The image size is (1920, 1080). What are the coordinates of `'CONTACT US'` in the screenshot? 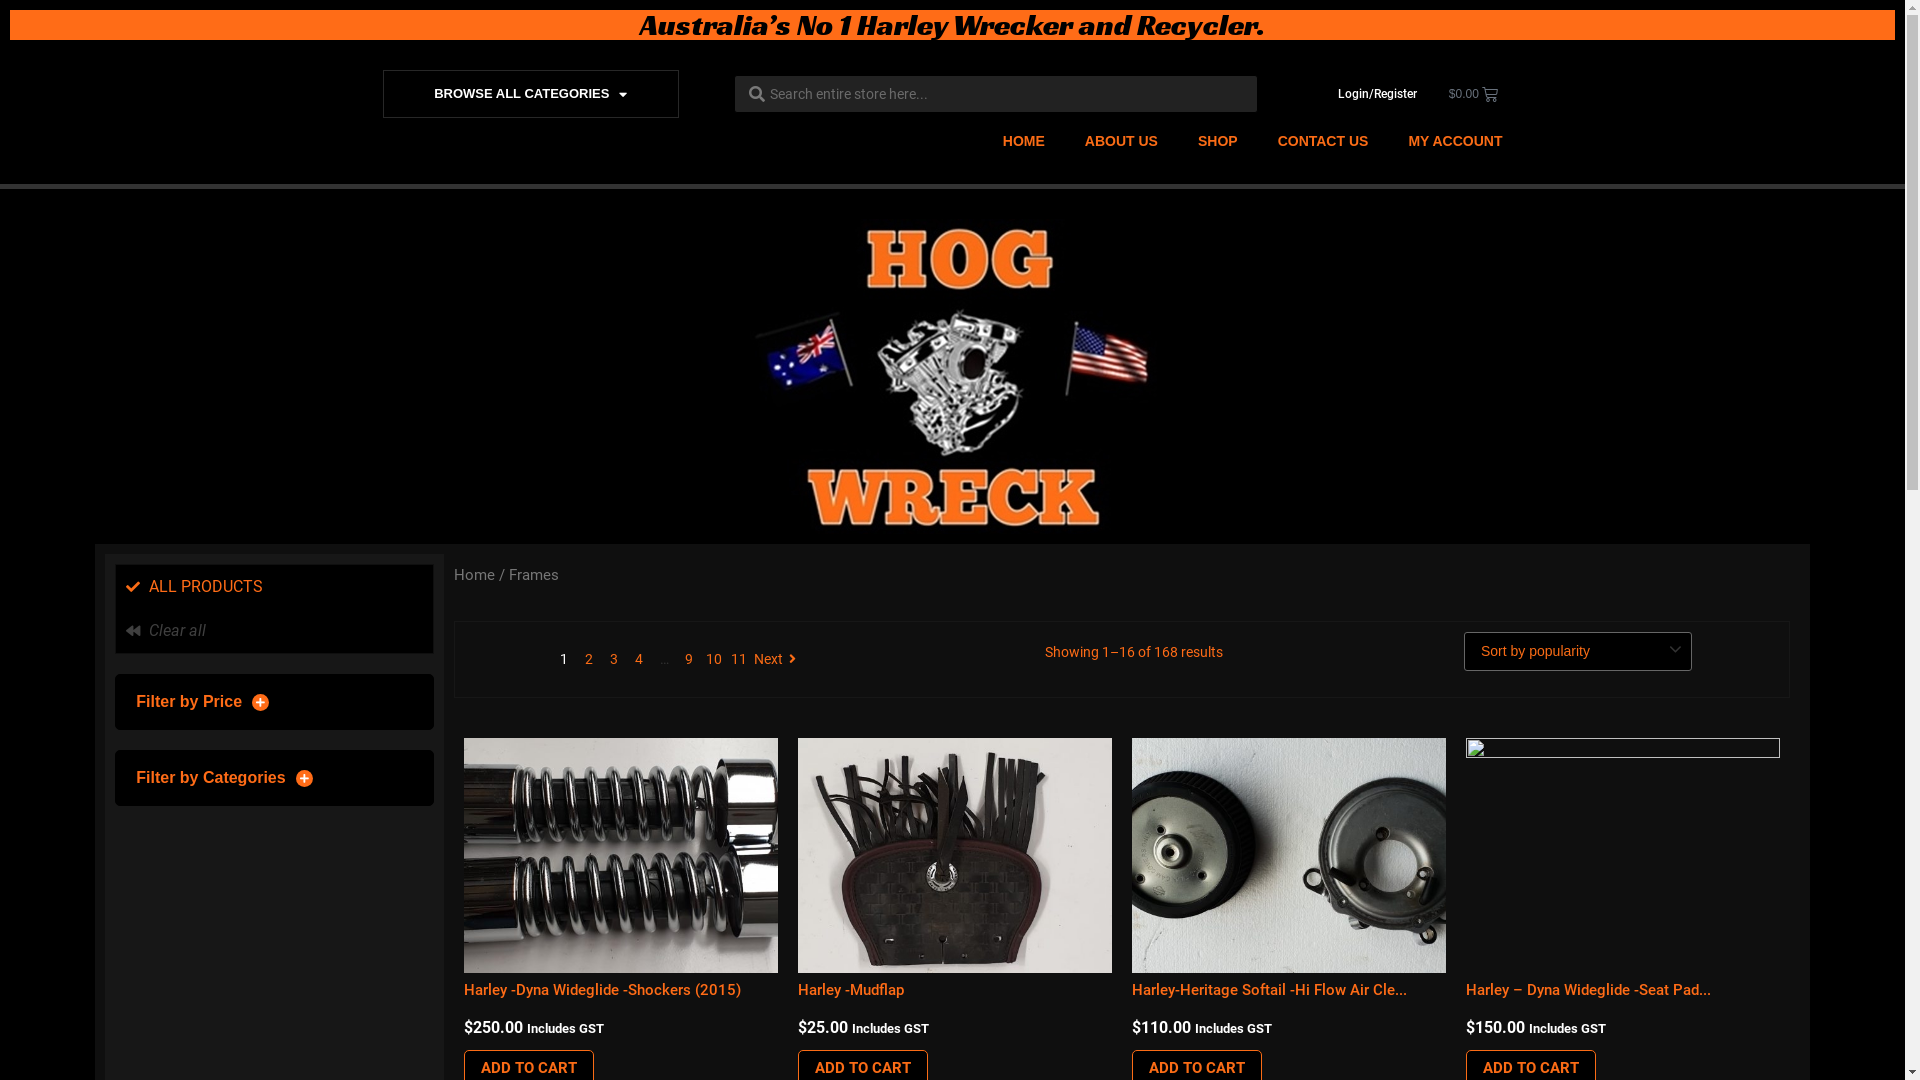 It's located at (1323, 140).